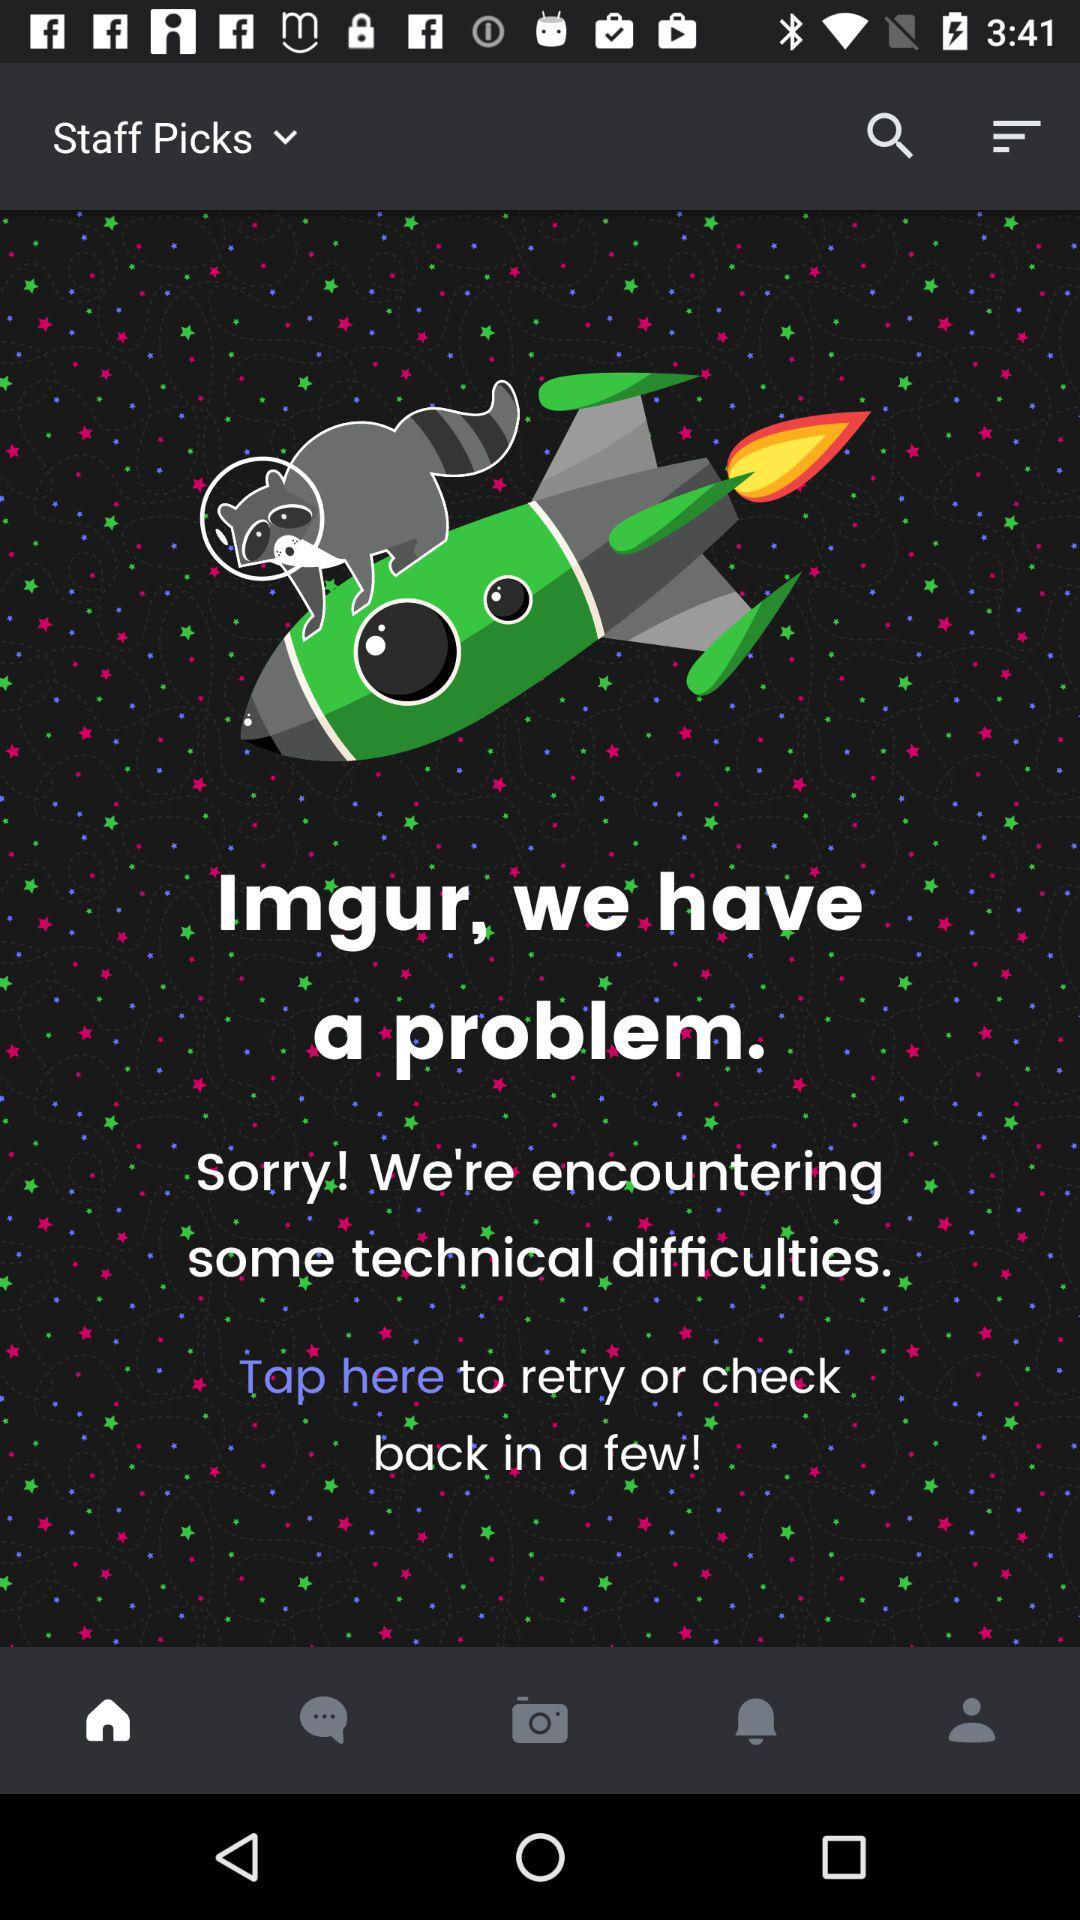  What do you see at coordinates (540, 1719) in the screenshot?
I see `the item below tap here to` at bounding box center [540, 1719].